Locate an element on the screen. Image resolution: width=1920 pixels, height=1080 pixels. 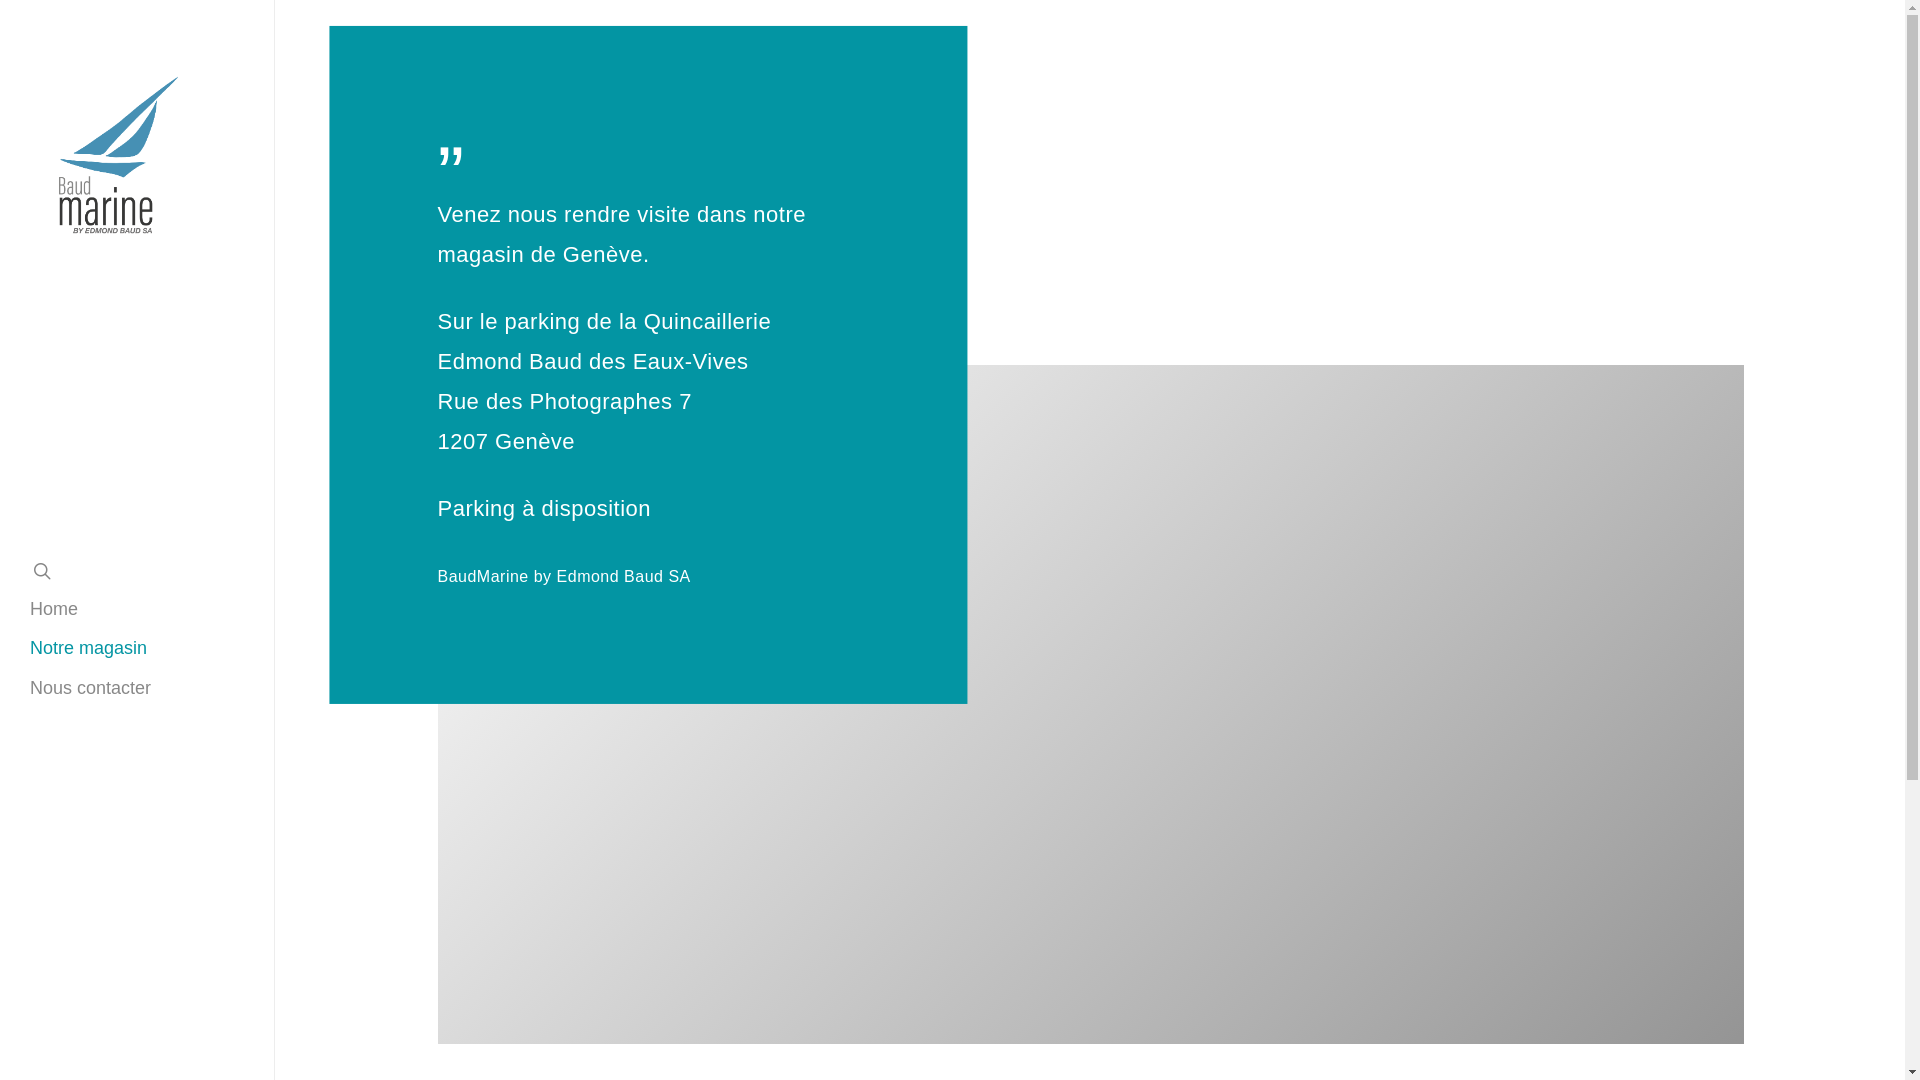
'Home' is located at coordinates (29, 608).